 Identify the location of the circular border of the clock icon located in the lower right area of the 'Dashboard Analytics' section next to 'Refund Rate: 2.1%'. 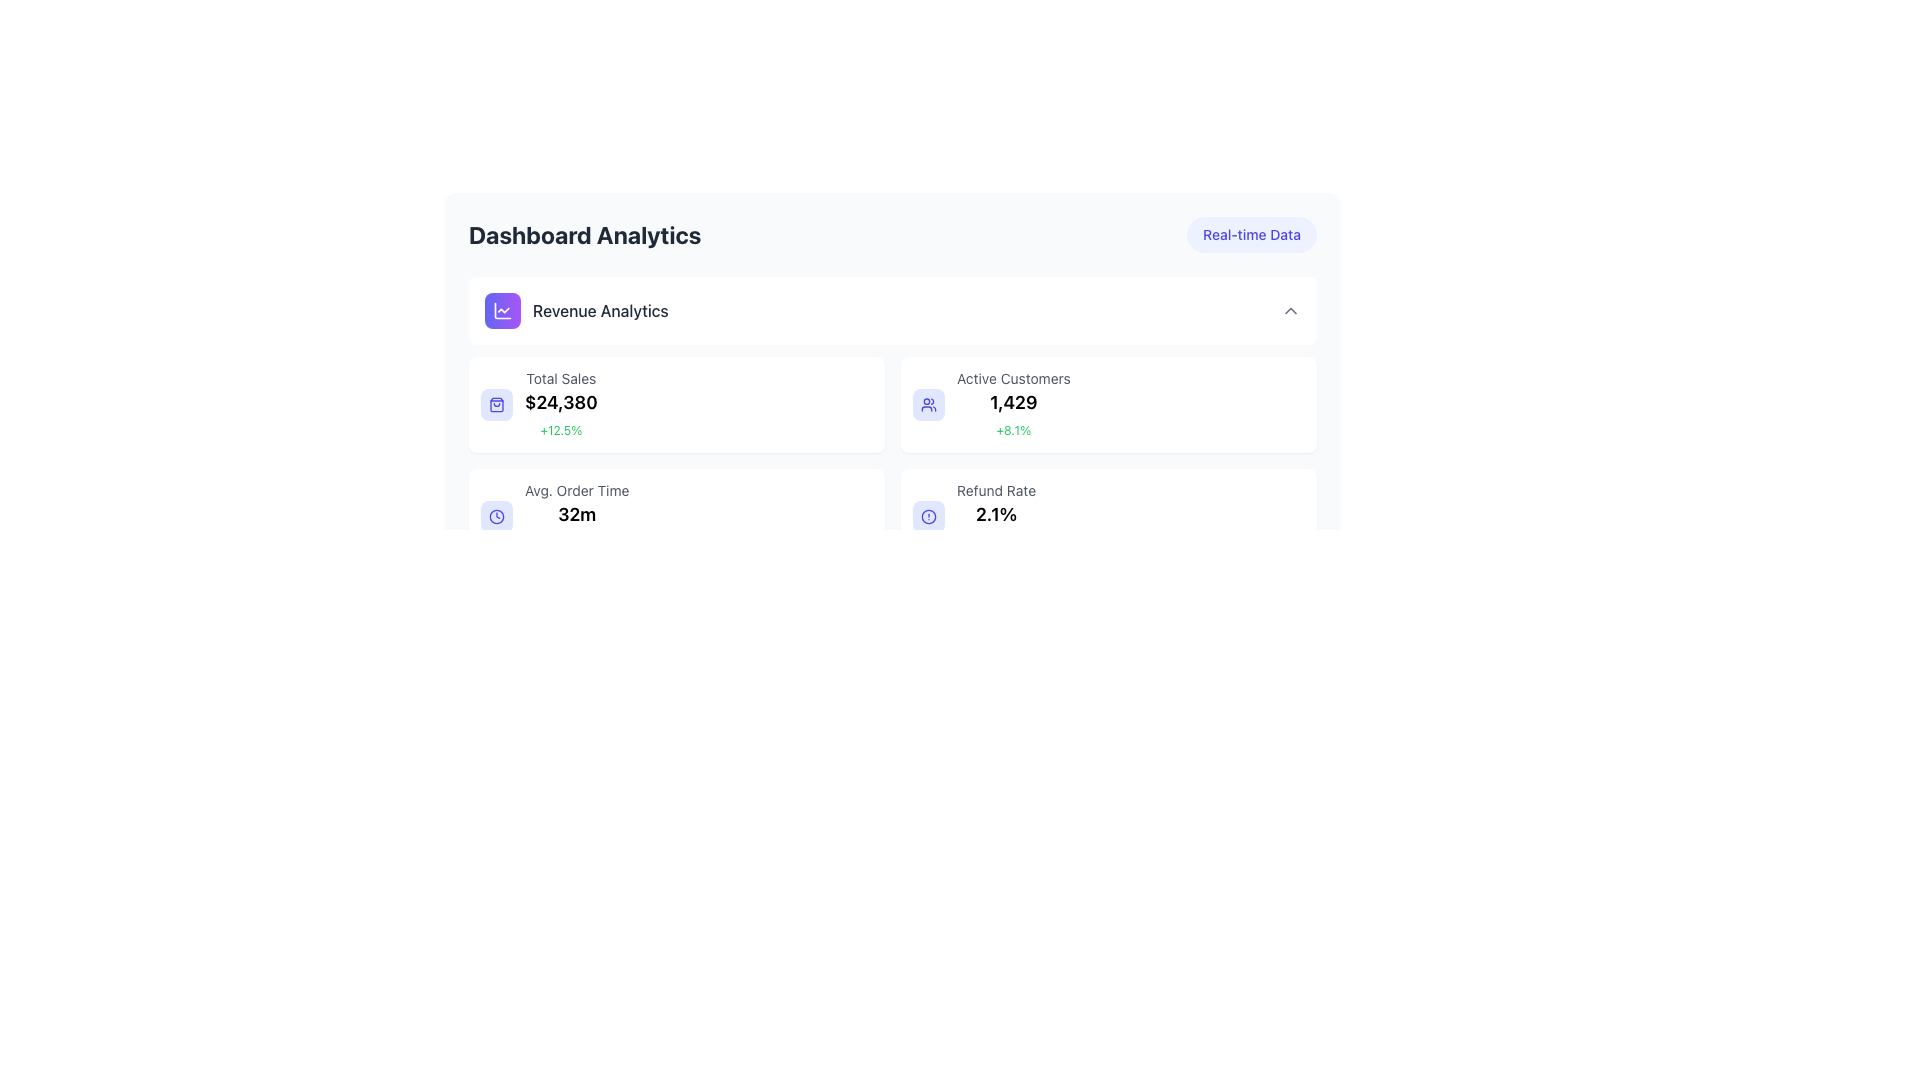
(497, 515).